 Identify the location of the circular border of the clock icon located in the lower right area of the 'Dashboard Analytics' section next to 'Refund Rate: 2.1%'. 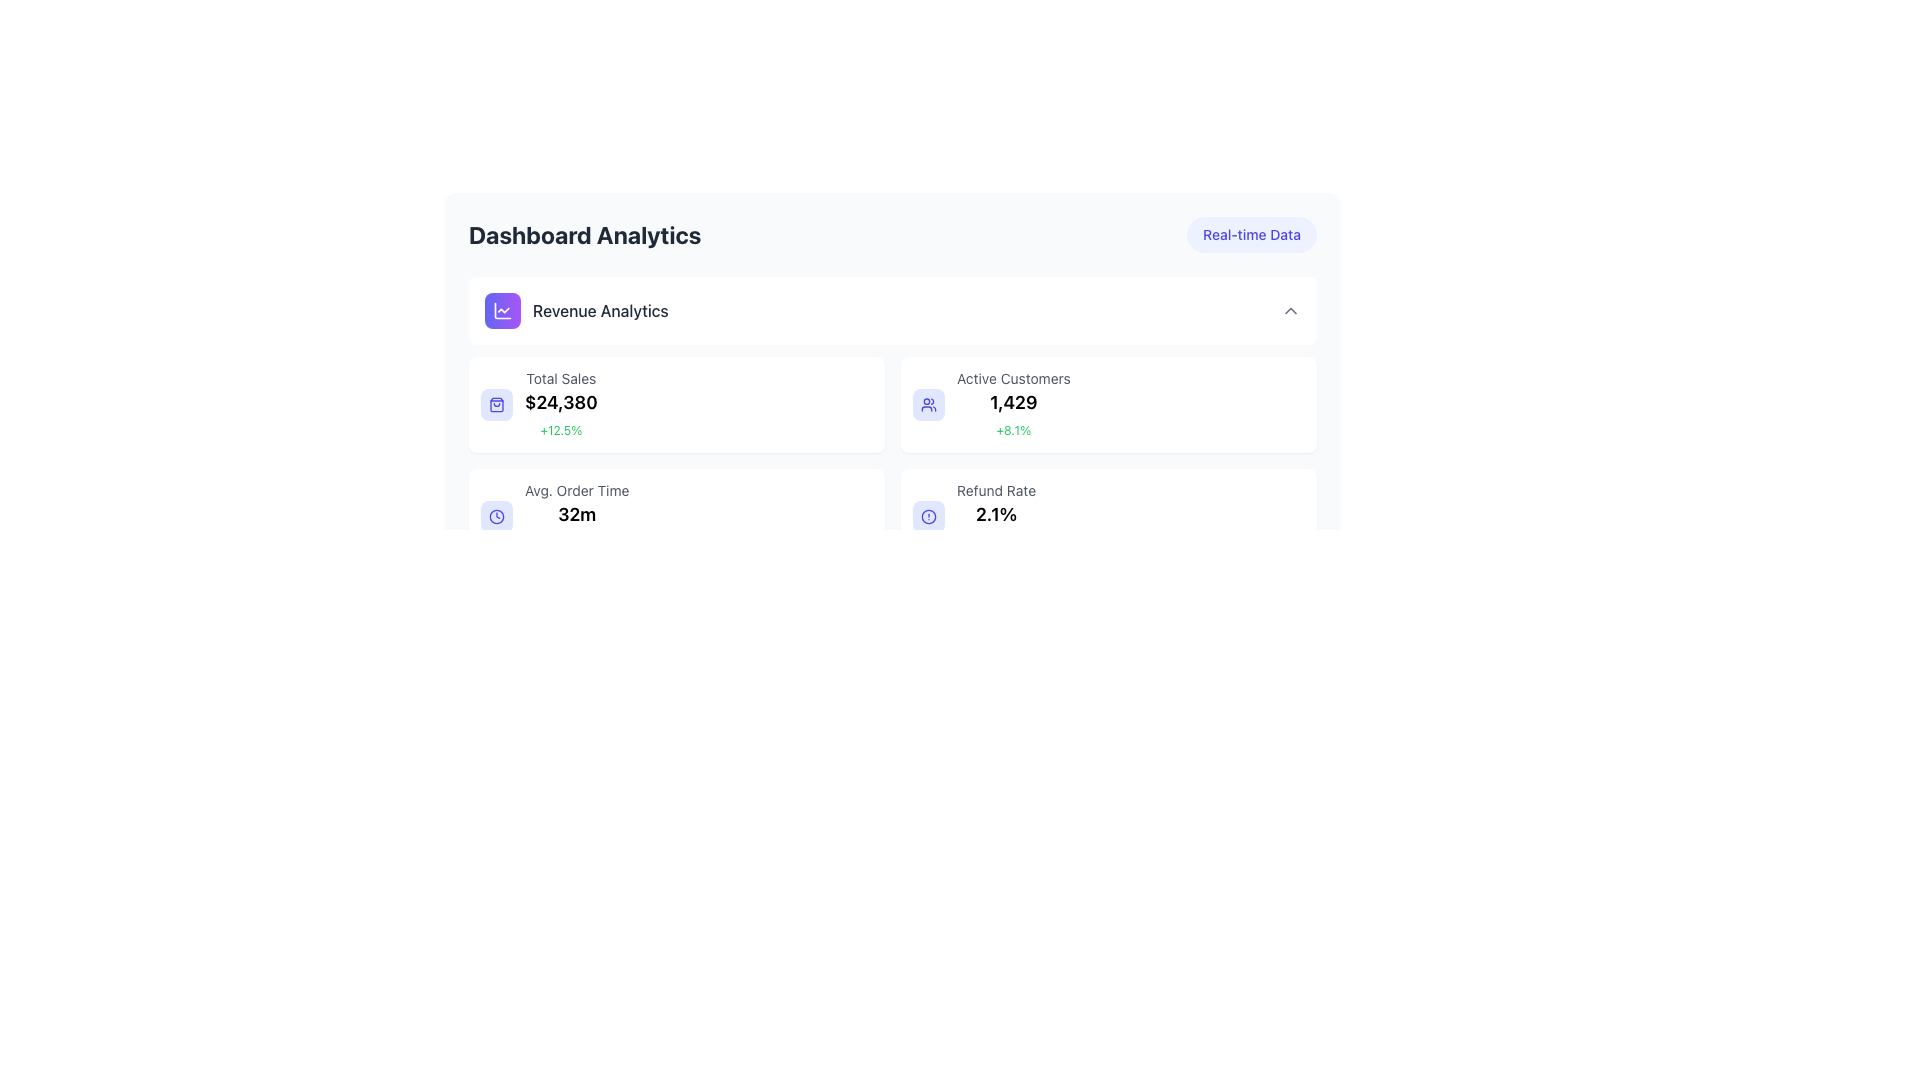
(497, 515).